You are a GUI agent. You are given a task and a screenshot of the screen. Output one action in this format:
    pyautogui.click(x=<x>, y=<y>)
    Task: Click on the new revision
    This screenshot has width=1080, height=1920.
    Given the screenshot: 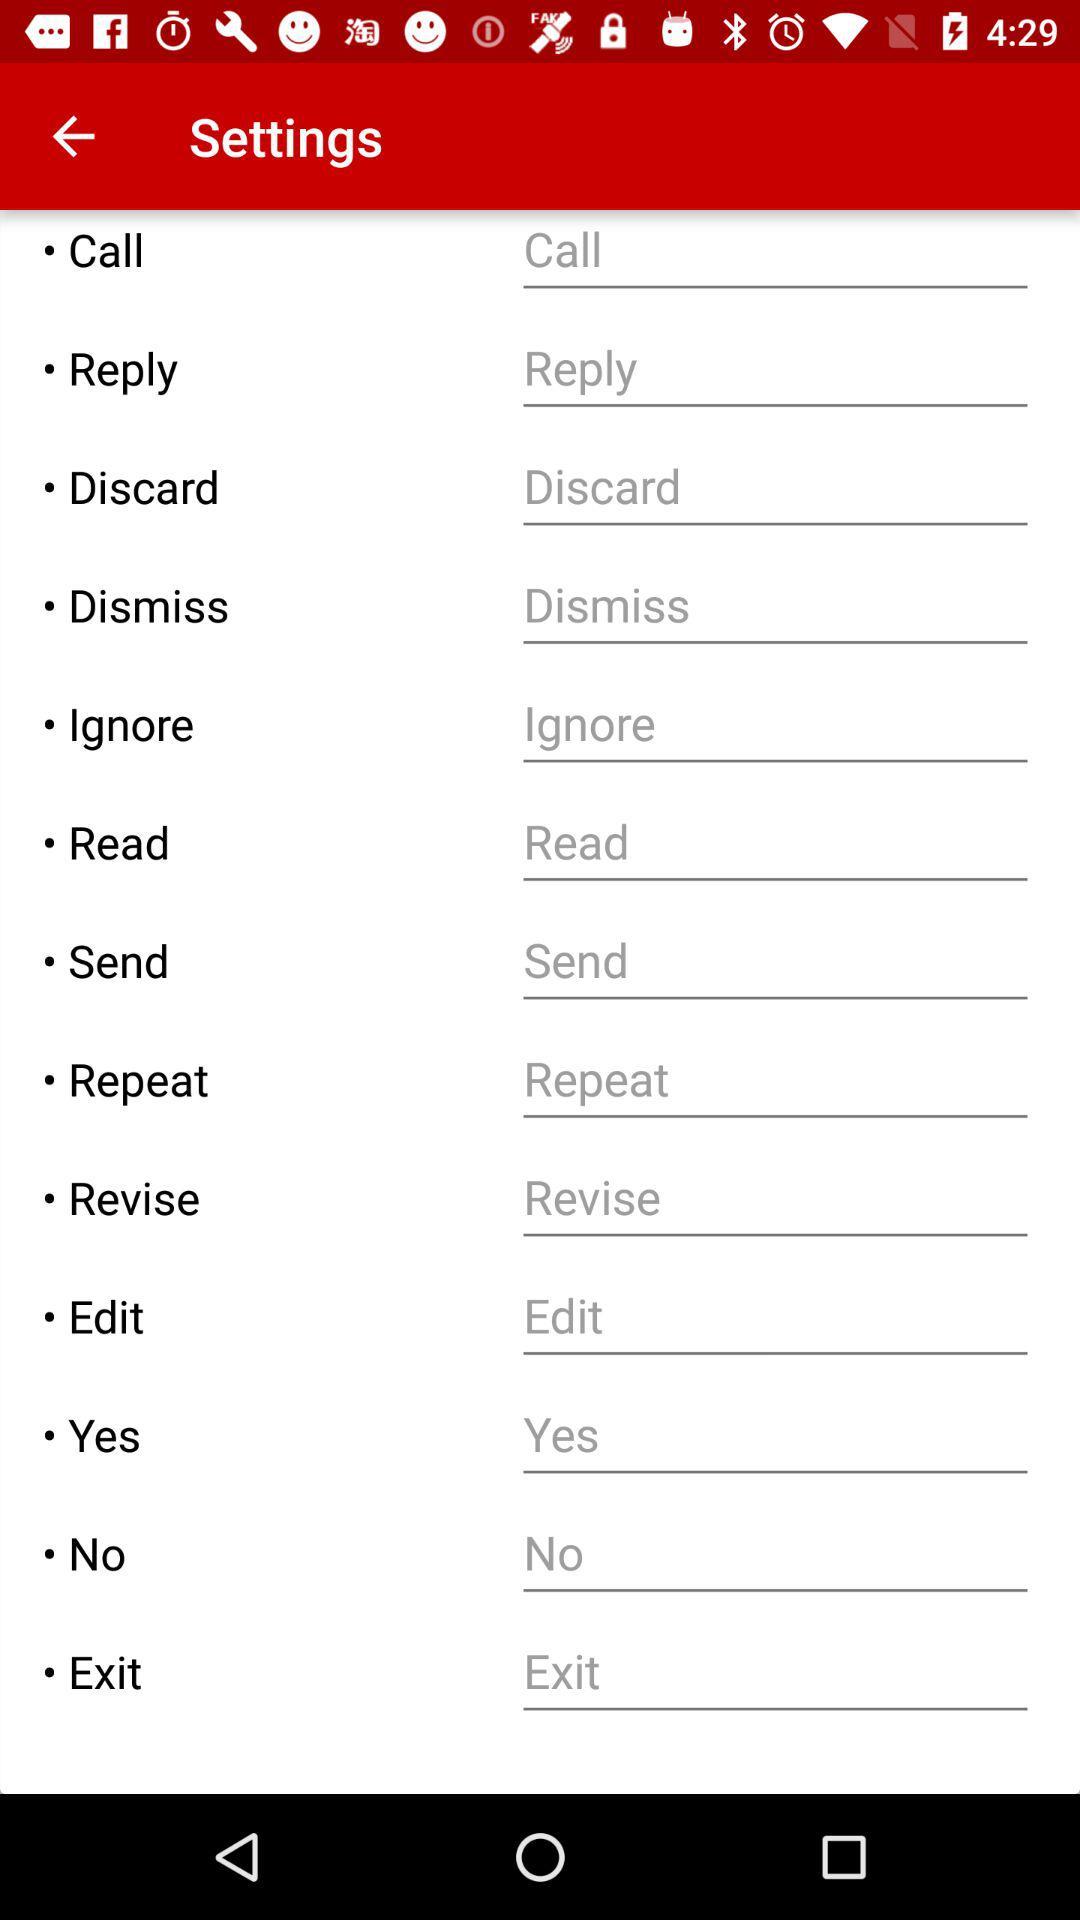 What is the action you would take?
    pyautogui.click(x=774, y=1197)
    